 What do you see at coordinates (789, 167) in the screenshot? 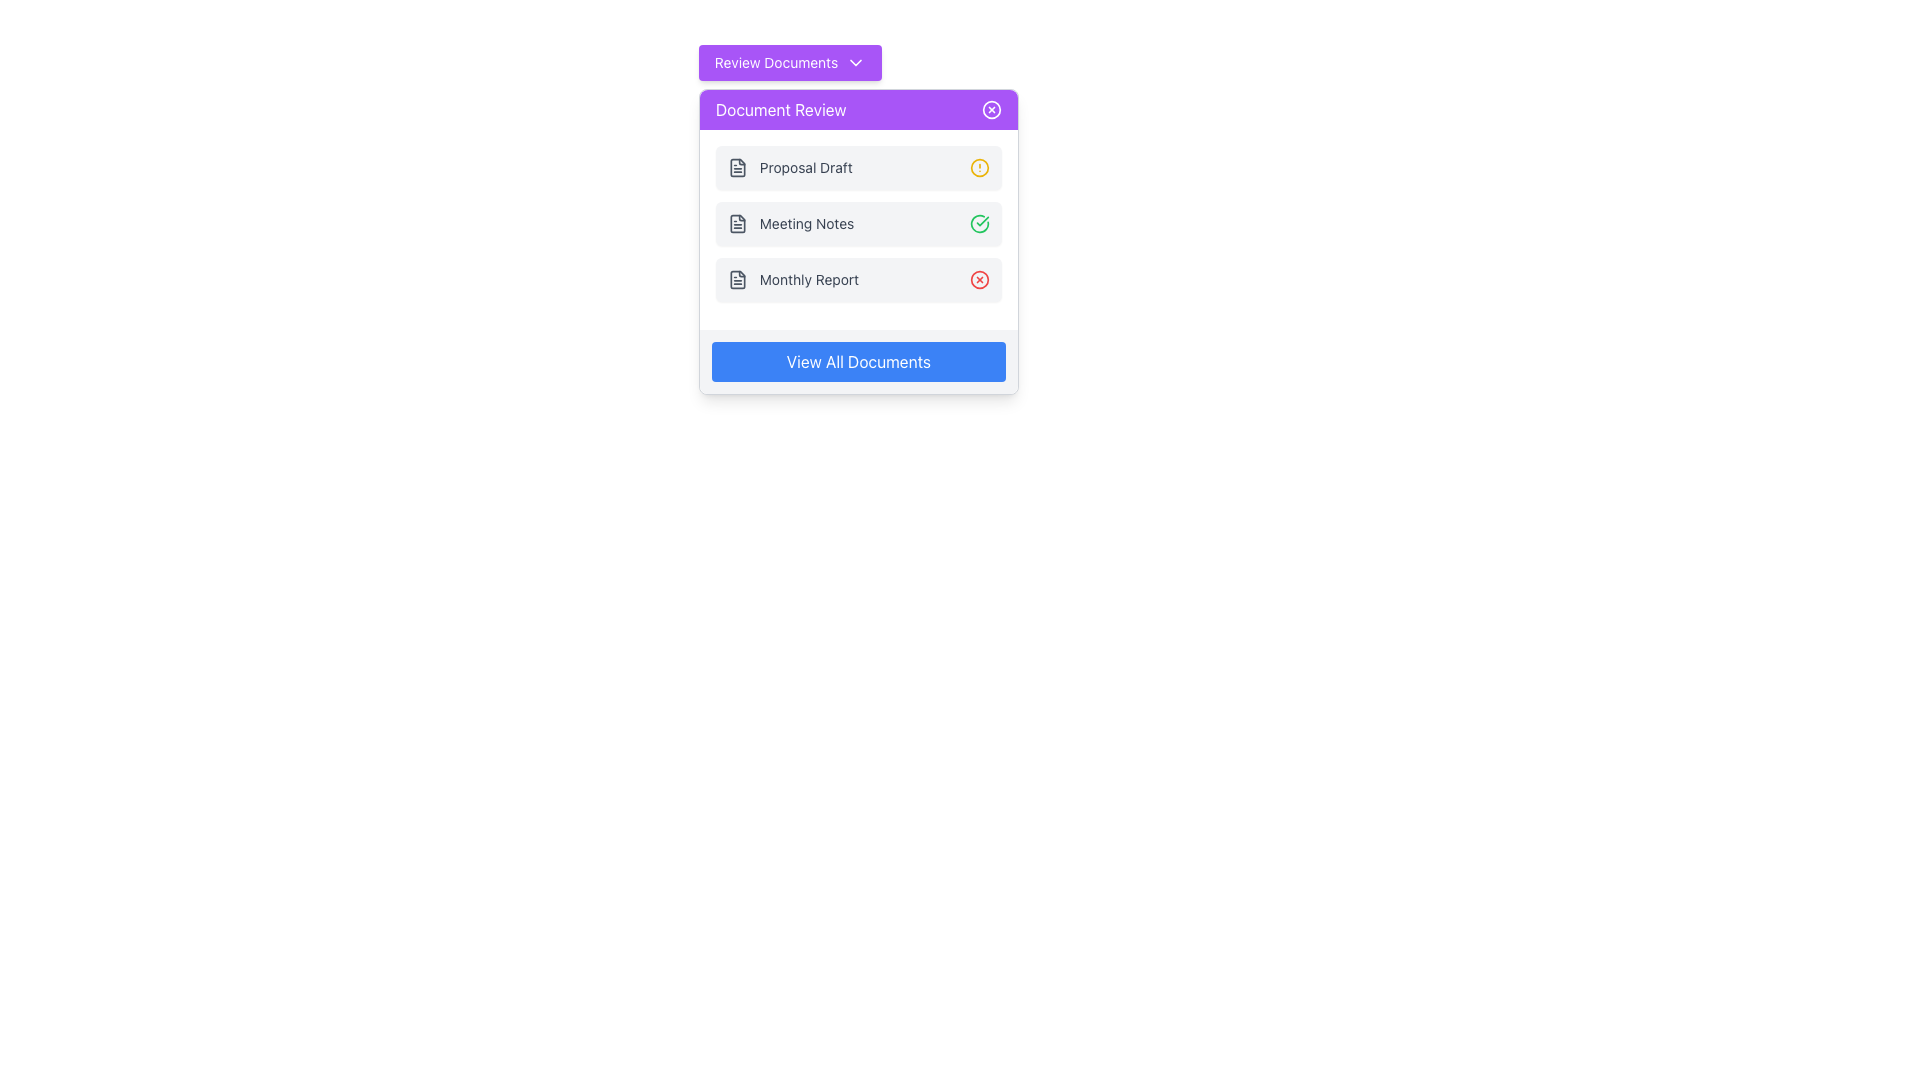
I see `the first list item in the 'Document Review' panel, which displays the title of a document with an associated icon` at bounding box center [789, 167].